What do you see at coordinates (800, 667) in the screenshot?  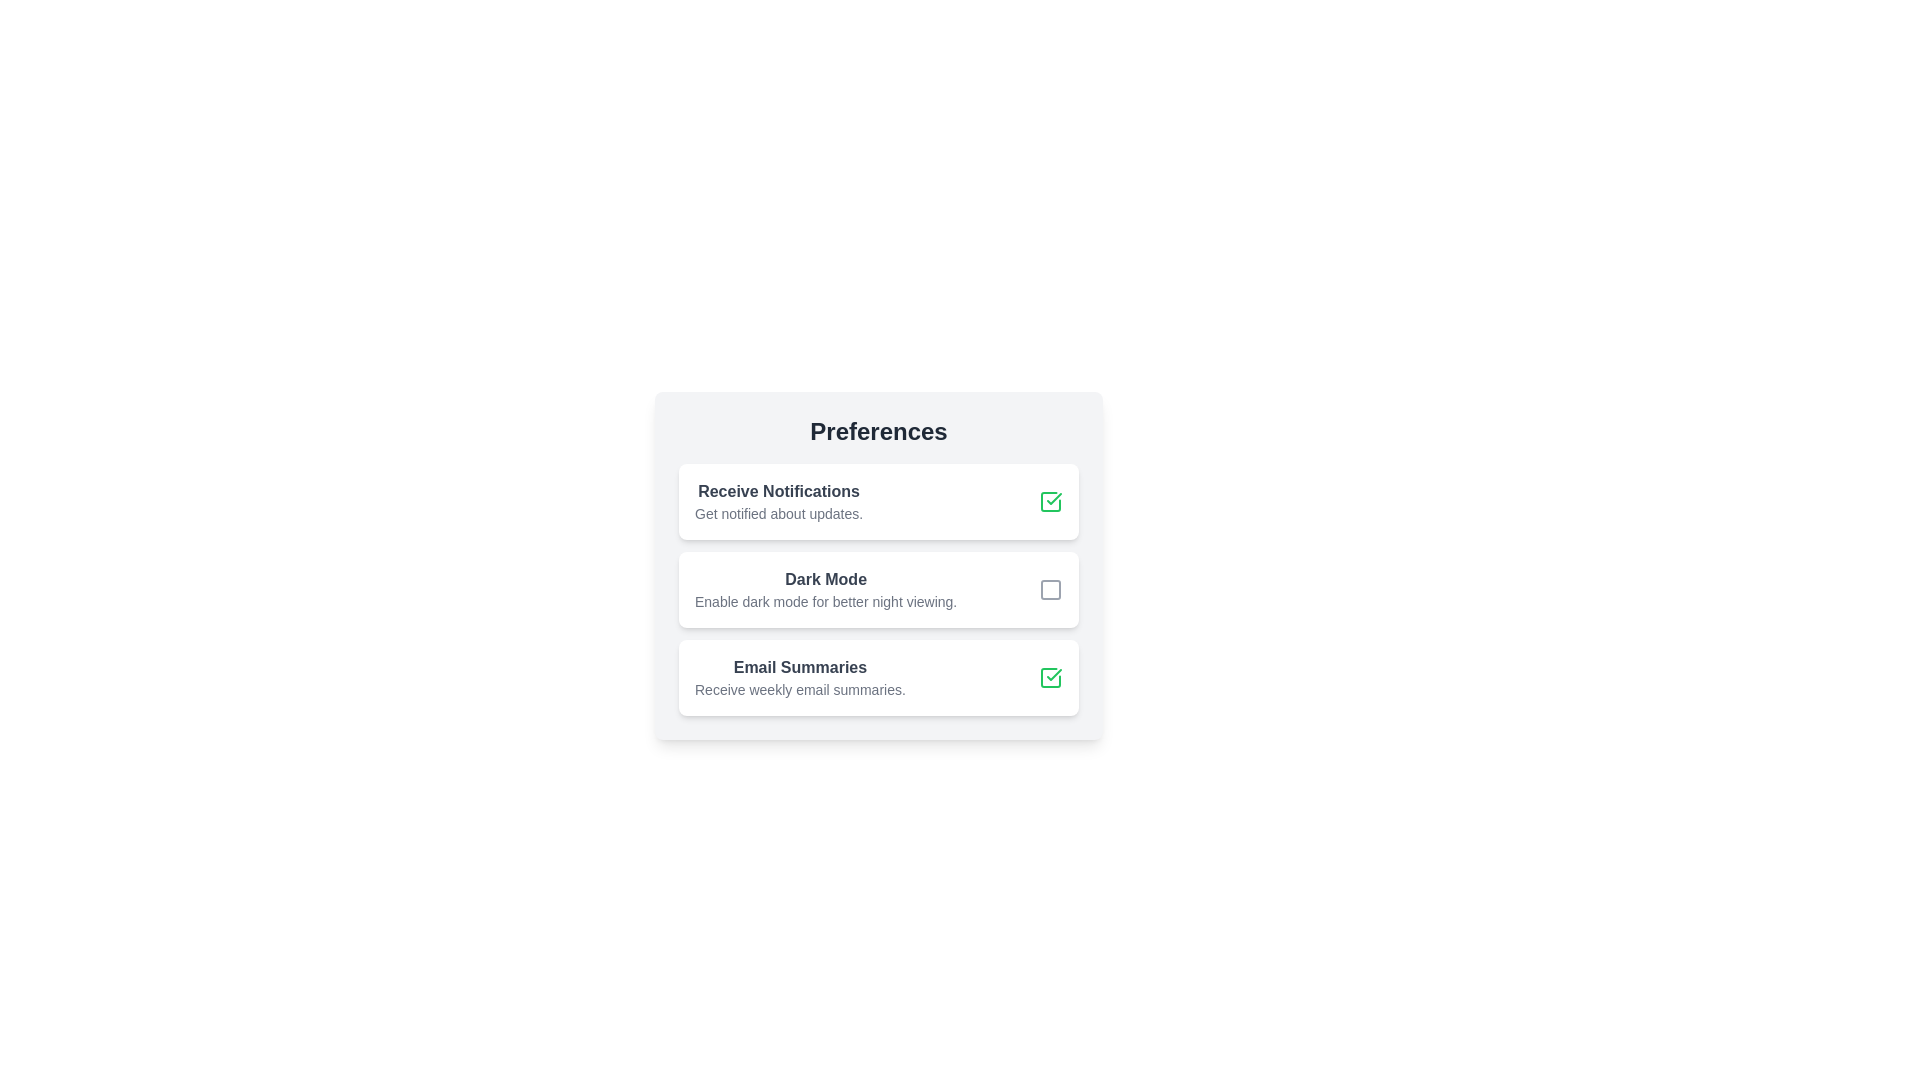 I see `the bolded text label displaying 'Email Summaries' in dark gray, which serves as the title for the third group of options within the 'Preferences' card` at bounding box center [800, 667].